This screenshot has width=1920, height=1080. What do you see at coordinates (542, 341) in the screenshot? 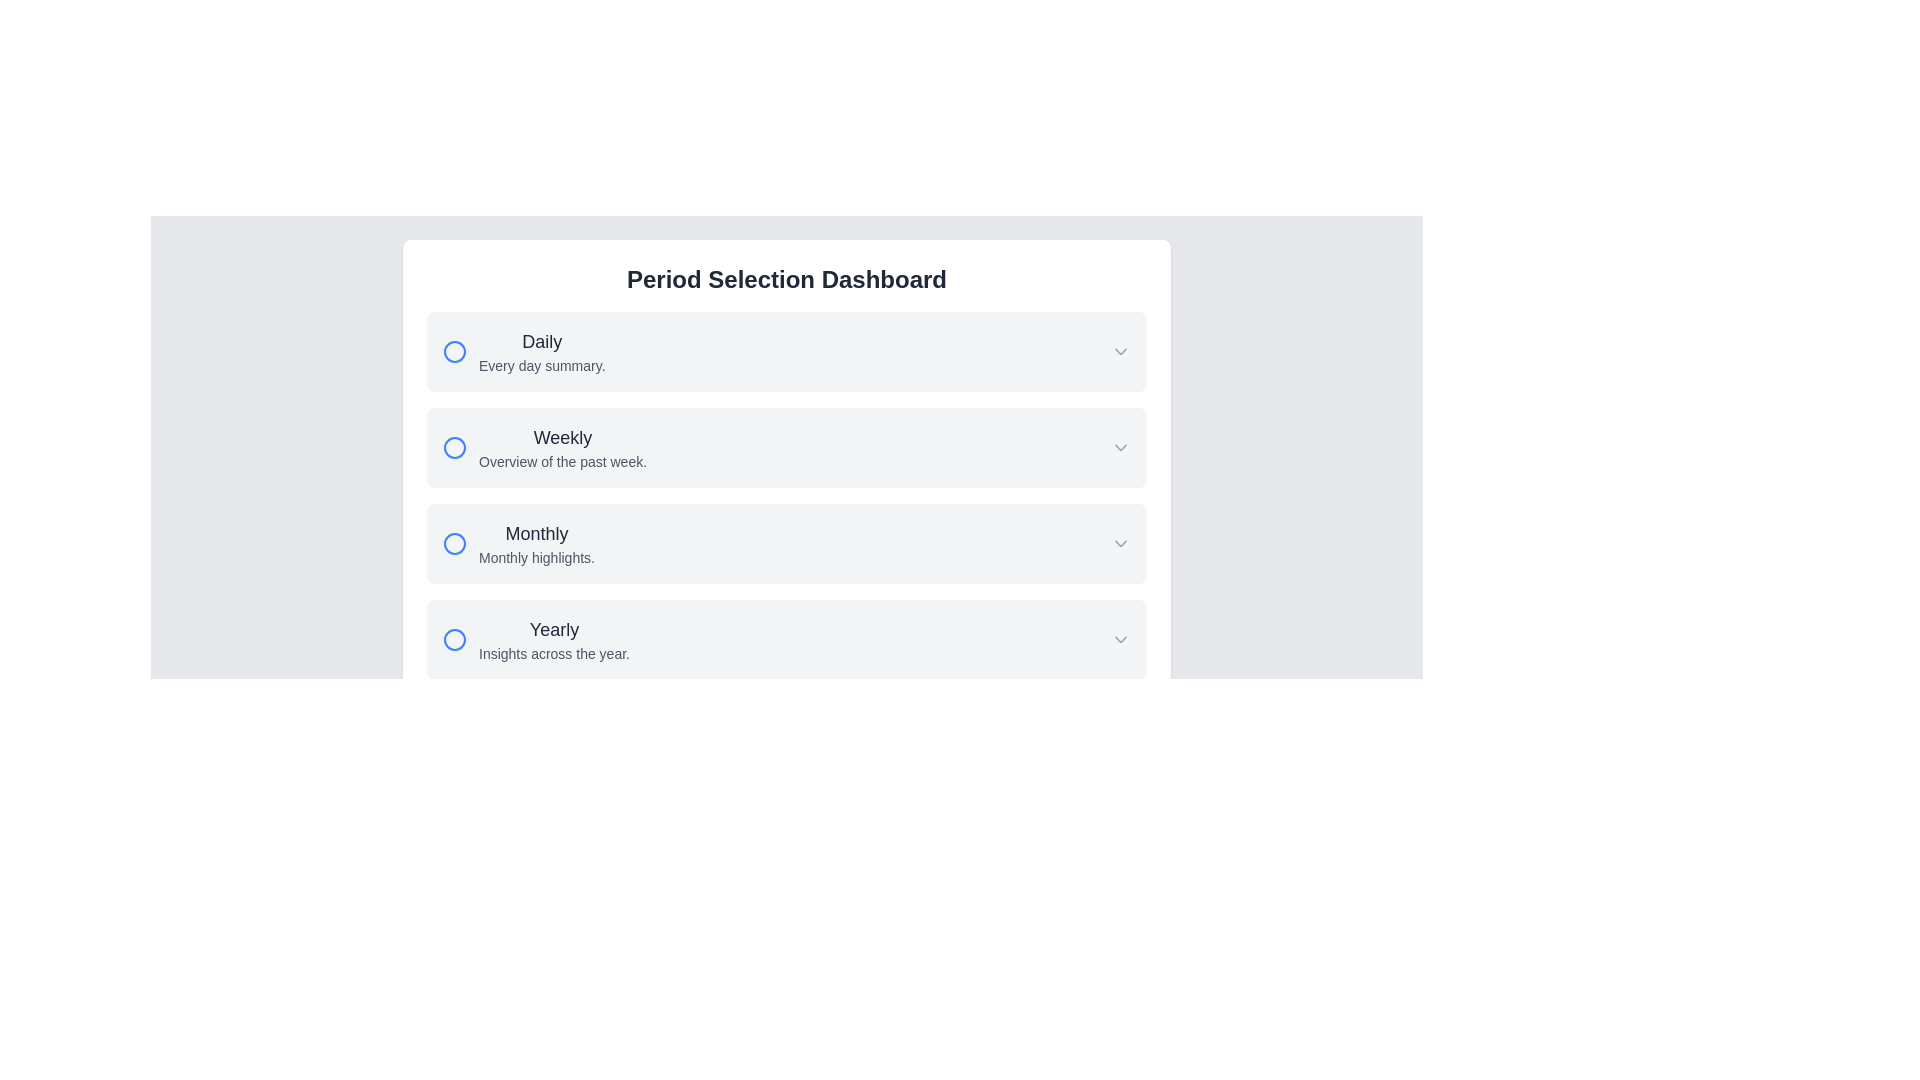
I see `header text indicating the daily summary section that is positioned in the card with the header 'Daily' and description 'Every day summary.'` at bounding box center [542, 341].